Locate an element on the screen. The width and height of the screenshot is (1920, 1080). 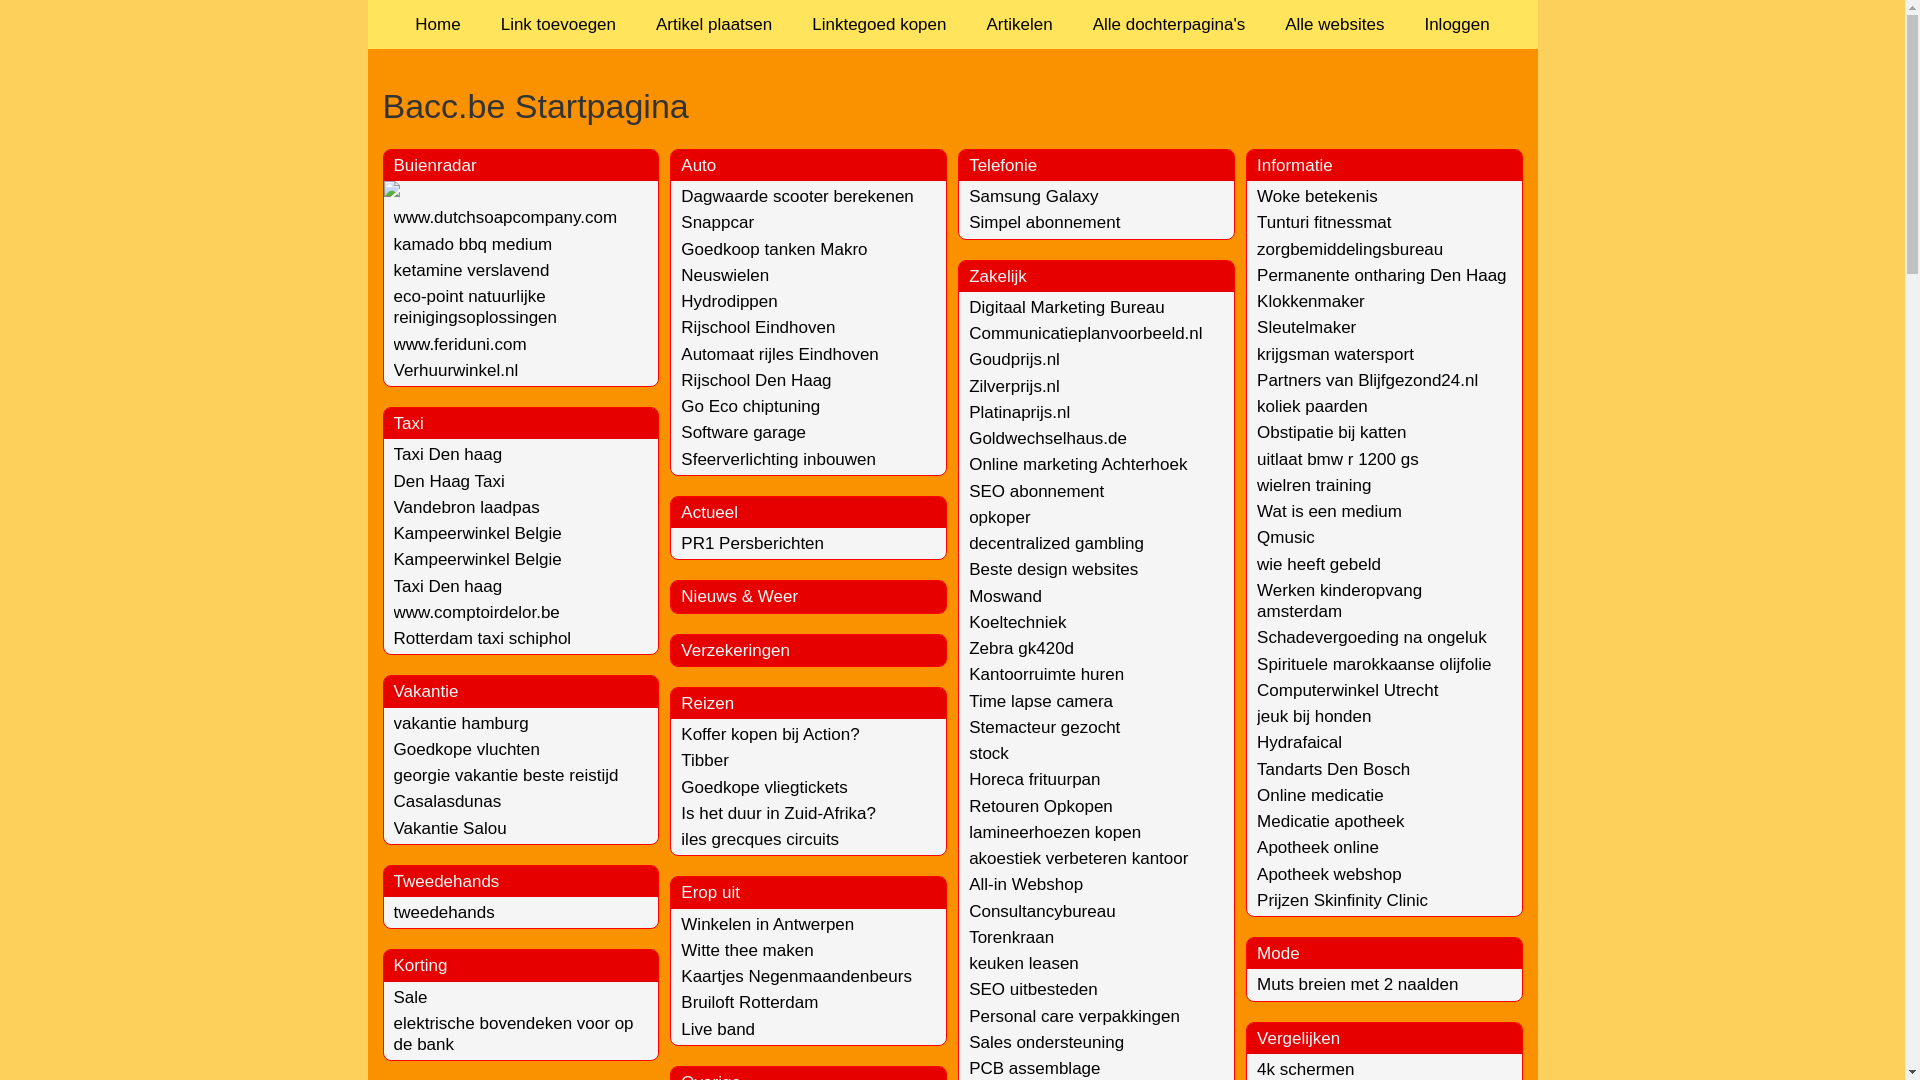
'Communicatieplanvoorbeeld.nl' is located at coordinates (1084, 332).